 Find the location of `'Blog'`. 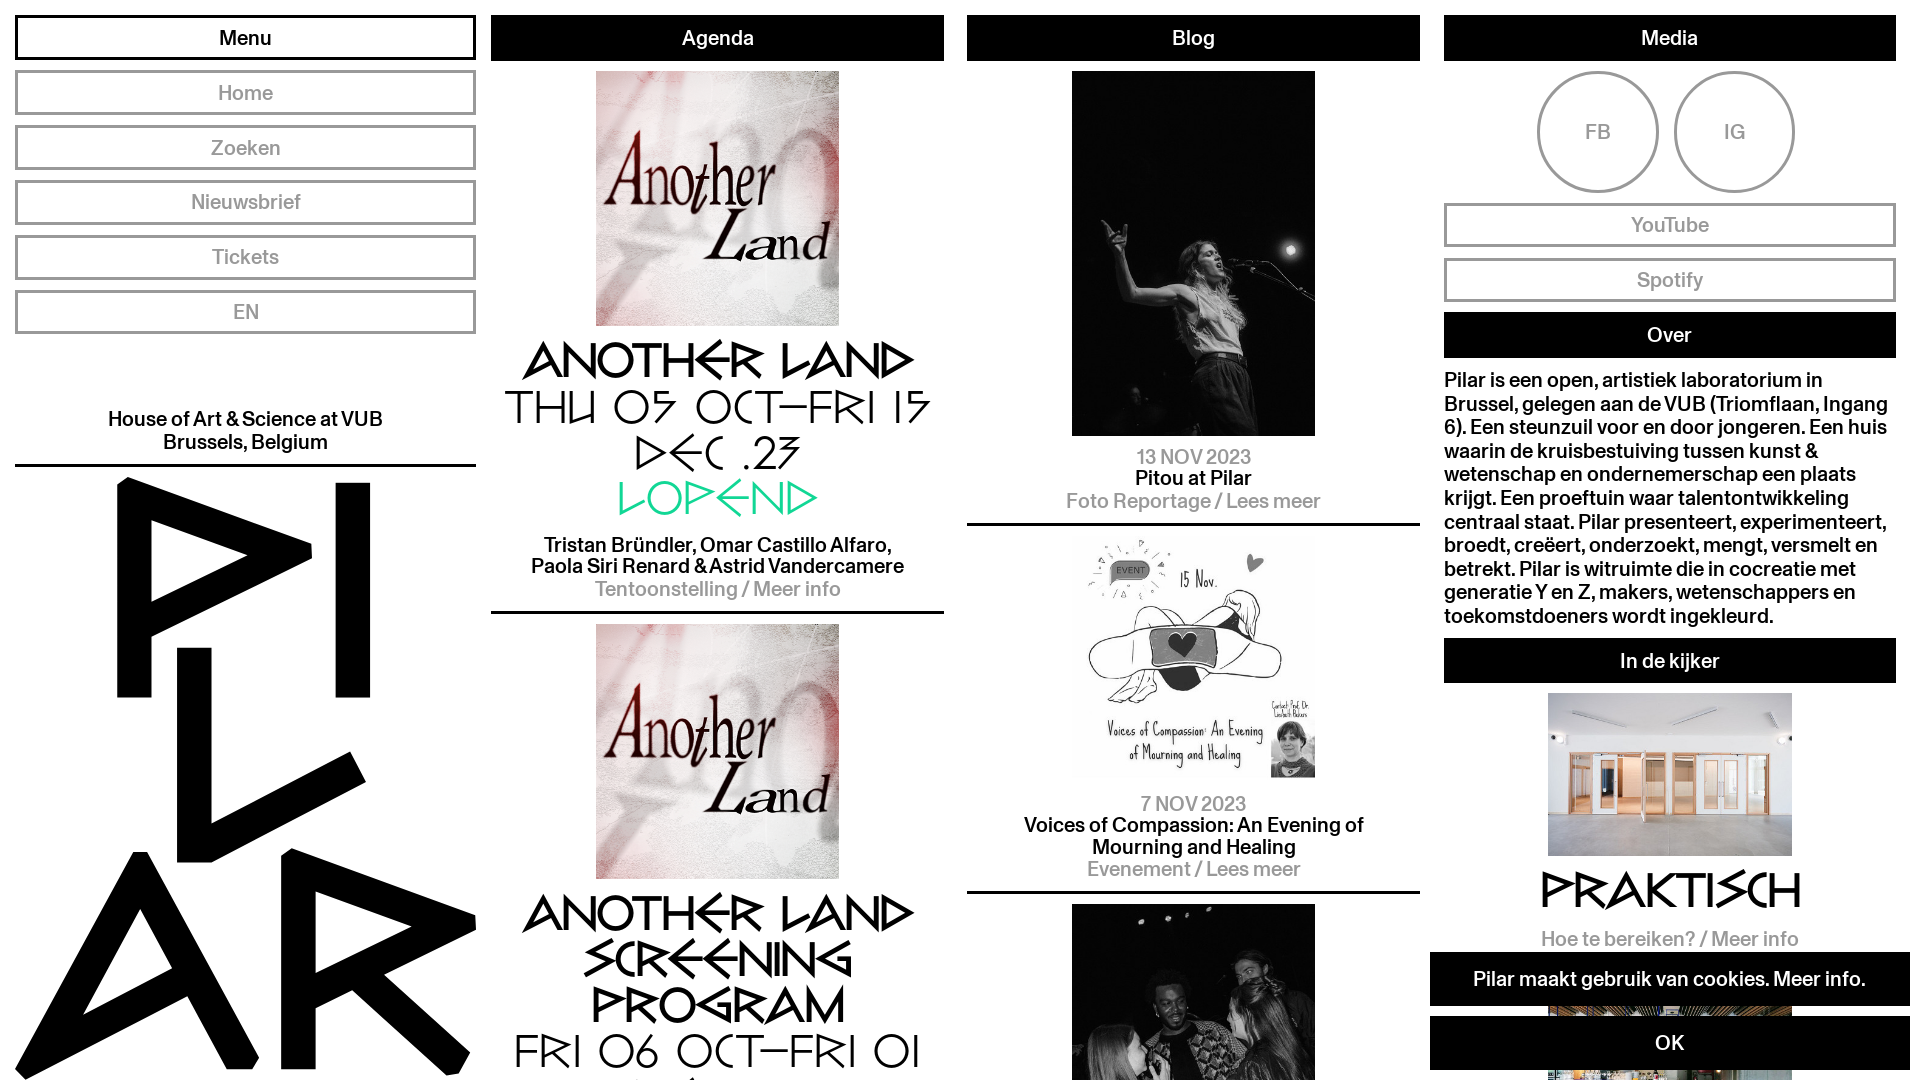

'Blog' is located at coordinates (1193, 38).